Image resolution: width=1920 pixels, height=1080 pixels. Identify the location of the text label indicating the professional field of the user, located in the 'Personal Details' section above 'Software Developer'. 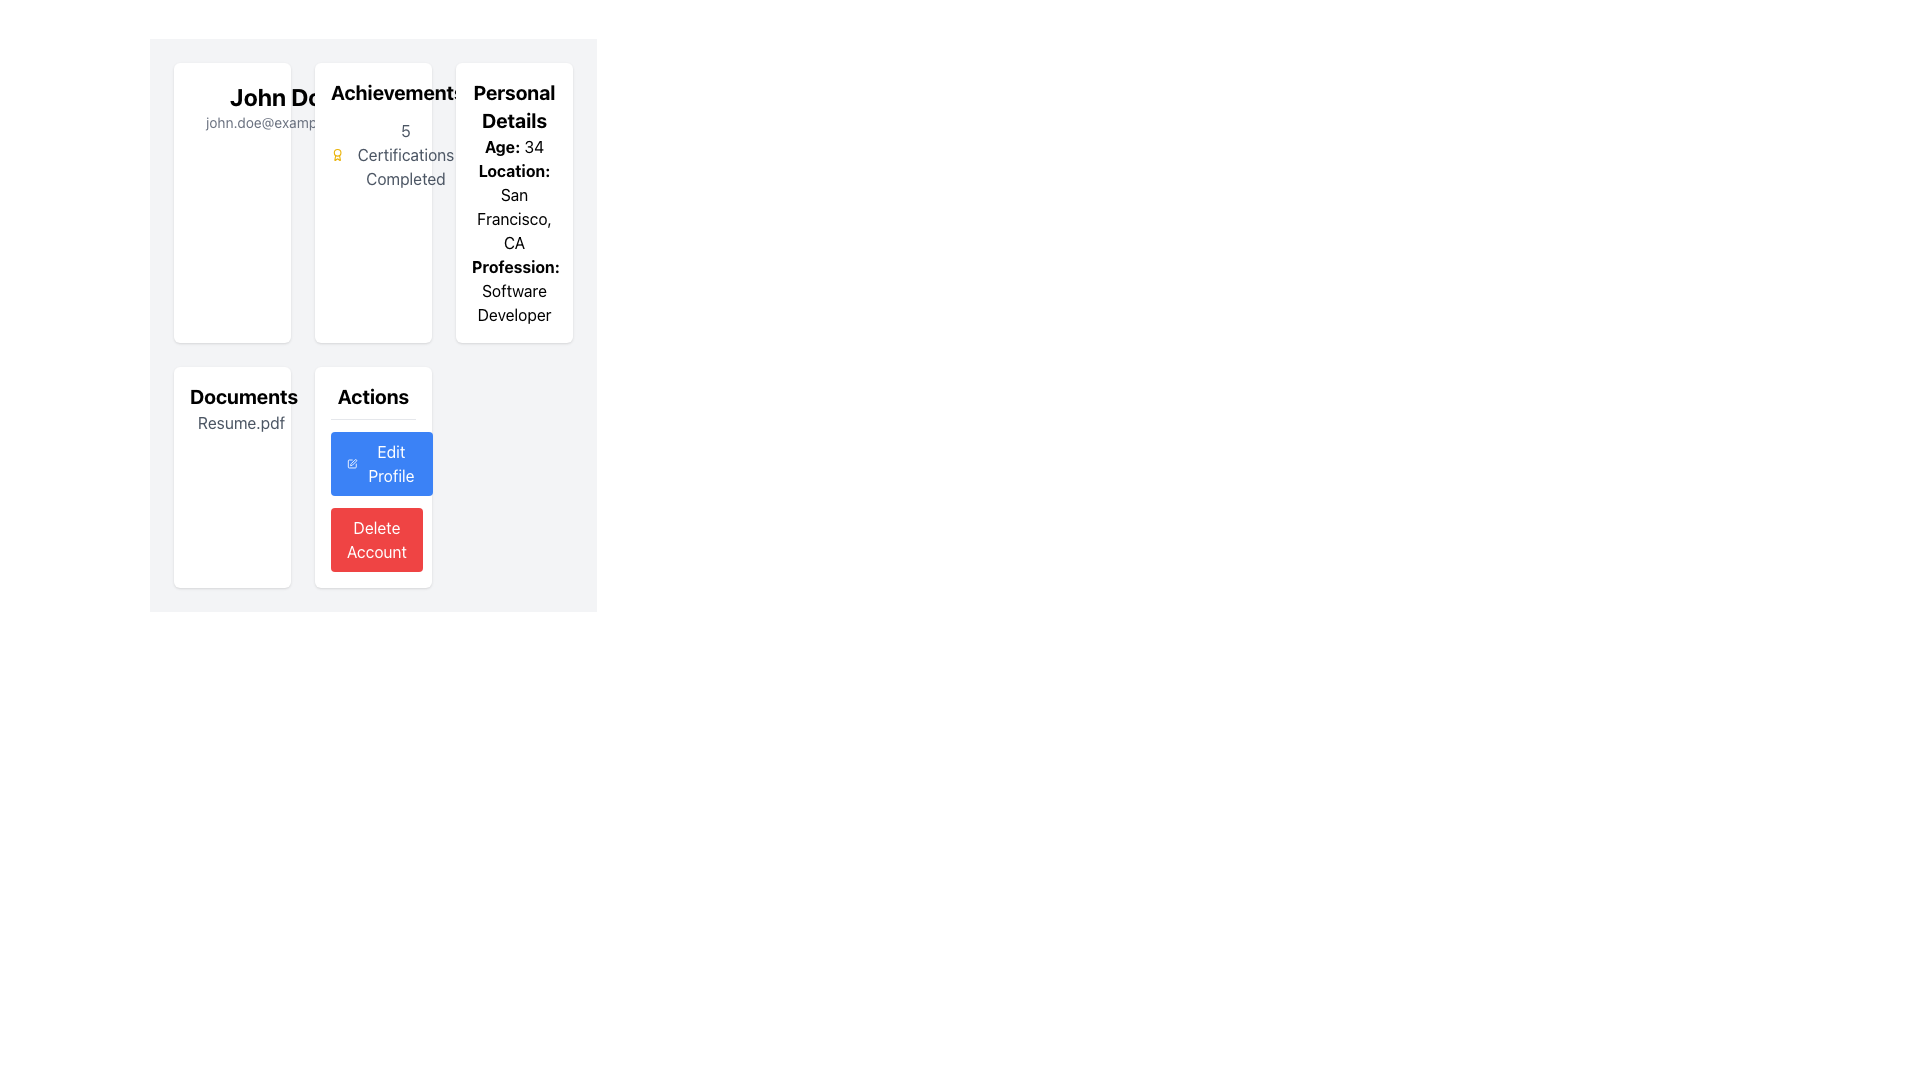
(515, 265).